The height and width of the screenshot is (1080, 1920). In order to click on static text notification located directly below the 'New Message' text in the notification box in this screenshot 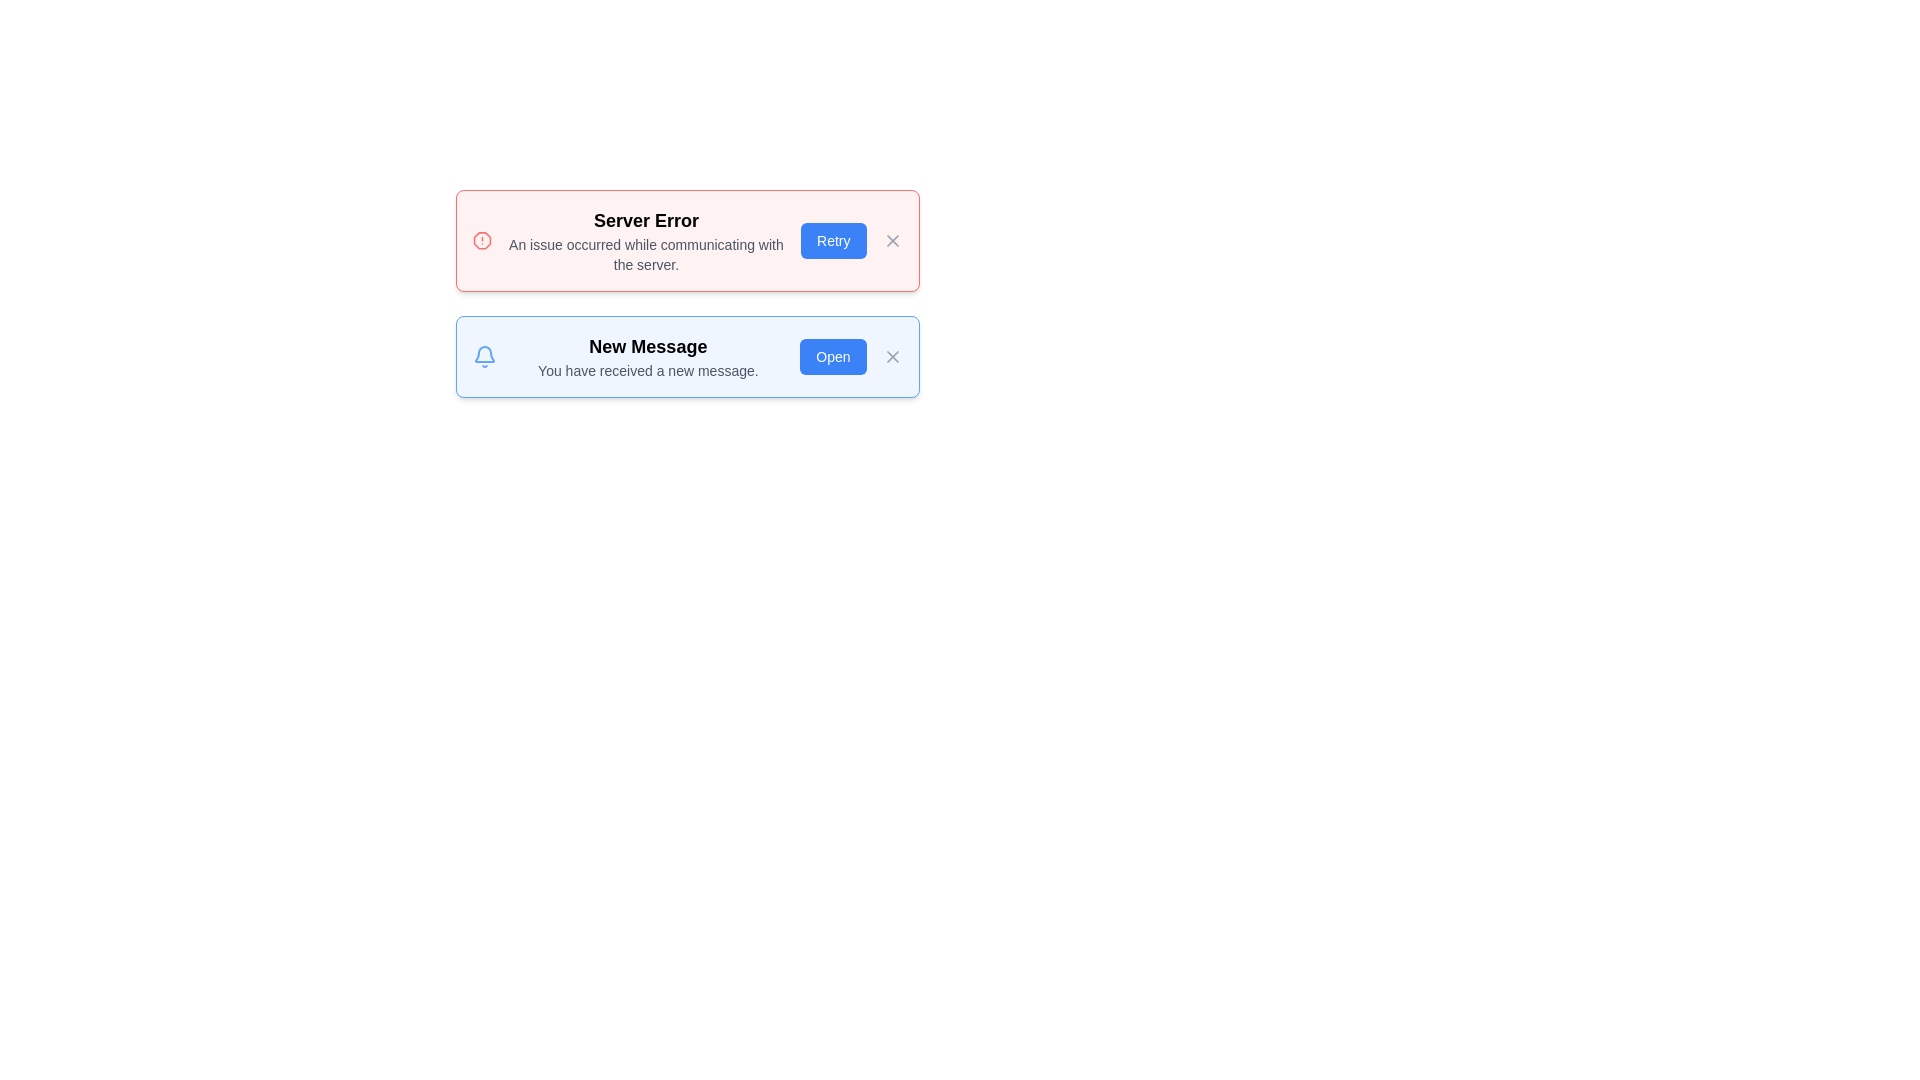, I will do `click(648, 370)`.